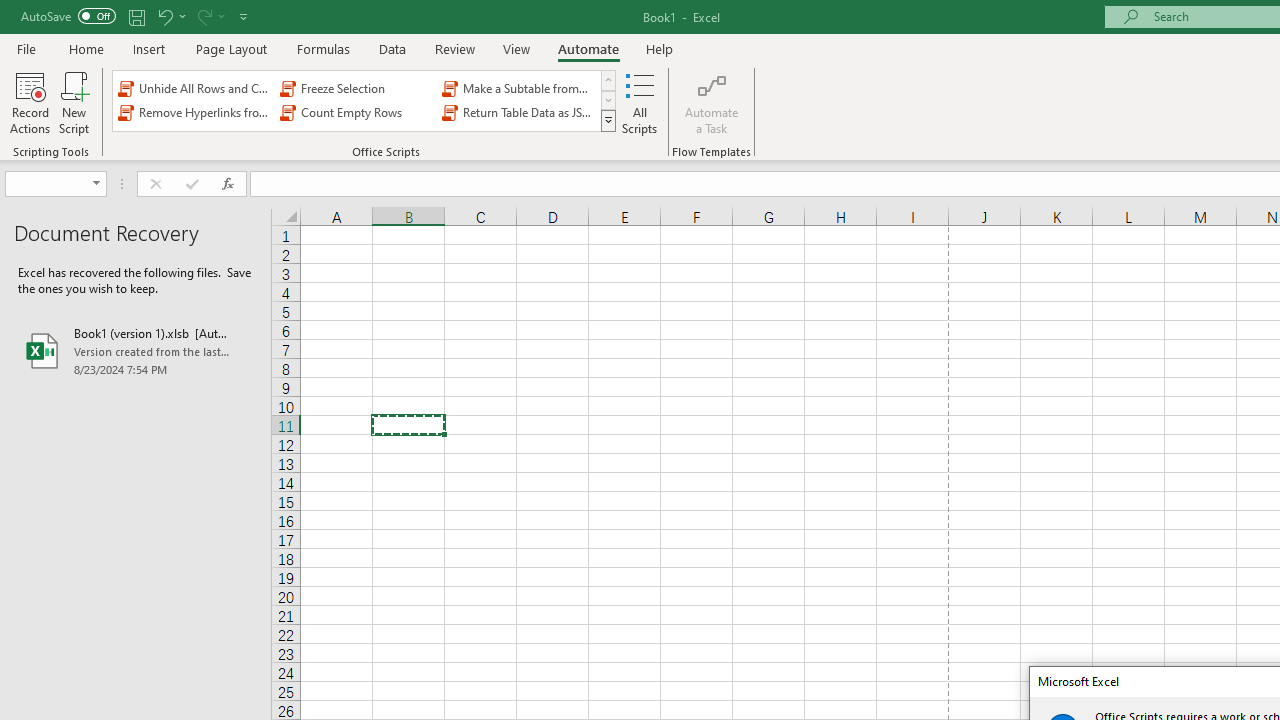  Describe the element at coordinates (712, 103) in the screenshot. I see `'Automate a Task'` at that location.